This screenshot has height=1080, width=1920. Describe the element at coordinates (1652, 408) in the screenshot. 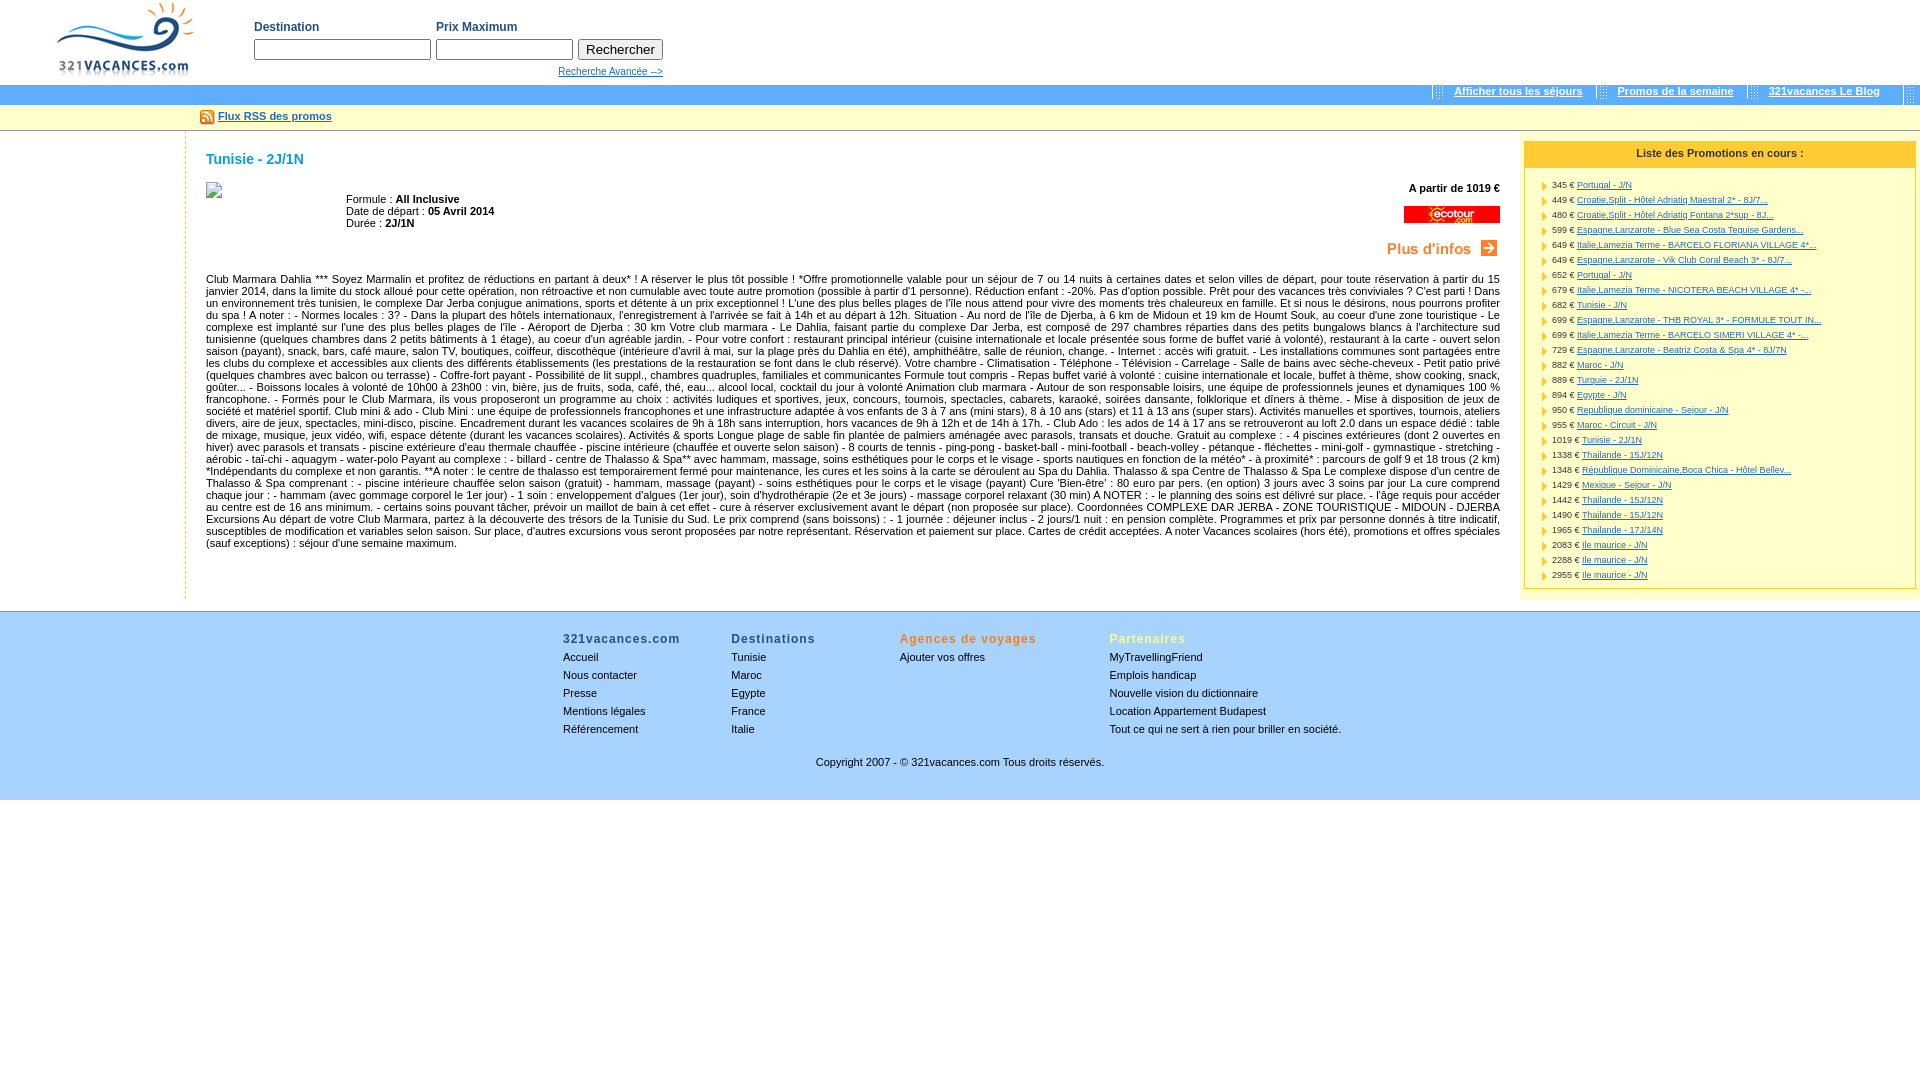

I see `'Republique dominicaine - Sejour - J/N'` at that location.